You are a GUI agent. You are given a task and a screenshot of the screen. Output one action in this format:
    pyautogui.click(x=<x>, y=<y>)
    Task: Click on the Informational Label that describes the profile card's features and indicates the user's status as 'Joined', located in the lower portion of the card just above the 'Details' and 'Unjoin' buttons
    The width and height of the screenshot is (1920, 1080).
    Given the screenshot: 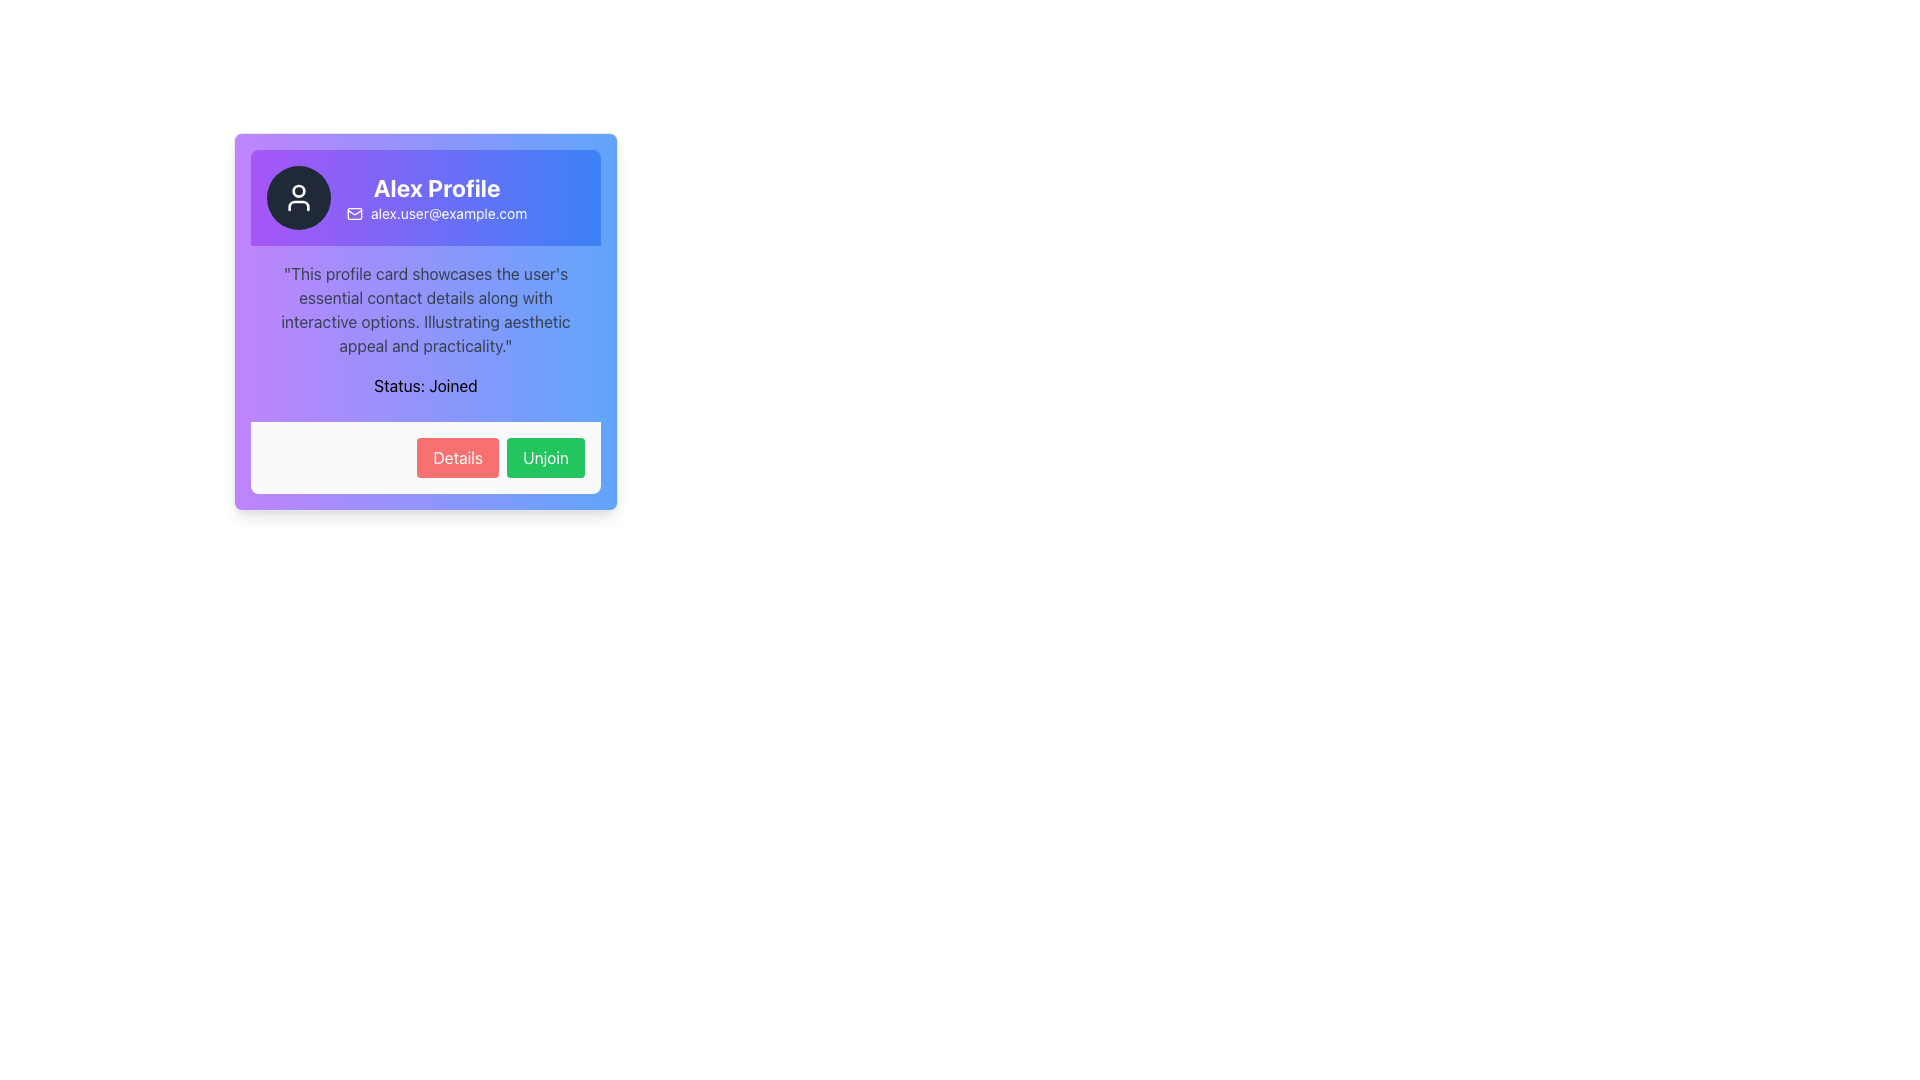 What is the action you would take?
    pyautogui.click(x=425, y=333)
    